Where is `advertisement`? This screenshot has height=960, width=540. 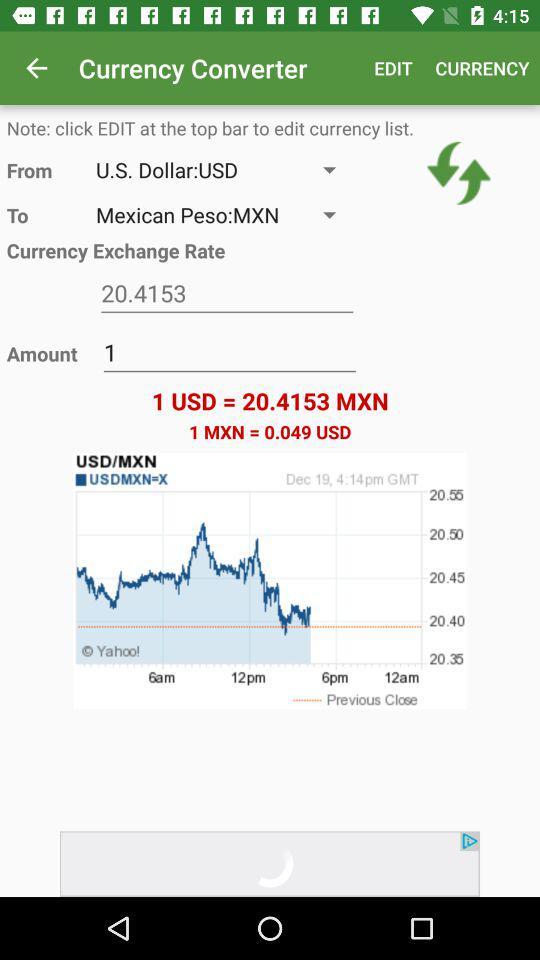 advertisement is located at coordinates (270, 863).